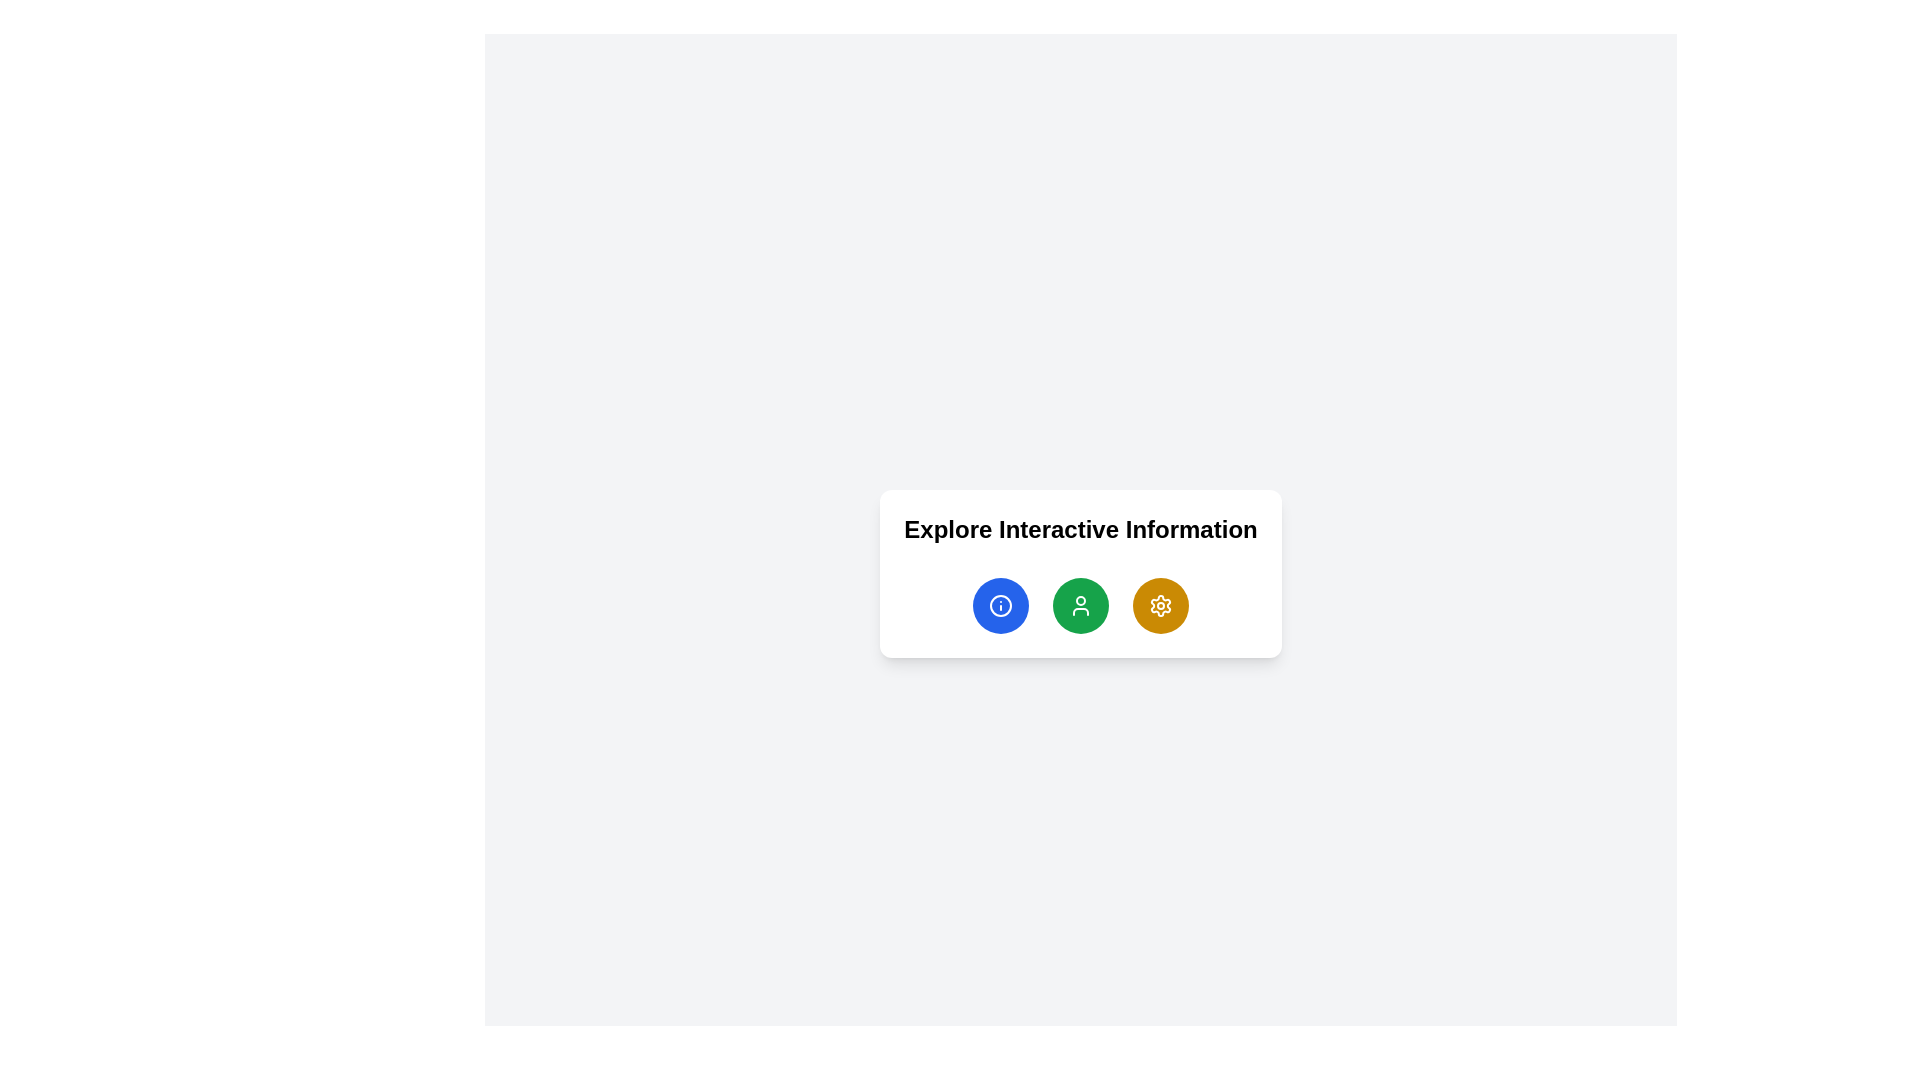 Image resolution: width=1920 pixels, height=1080 pixels. What do you see at coordinates (1000, 604) in the screenshot?
I see `the first circular icon button with a blue background and an 'info' symbol, located below the 'Explore Interactive Information' label` at bounding box center [1000, 604].